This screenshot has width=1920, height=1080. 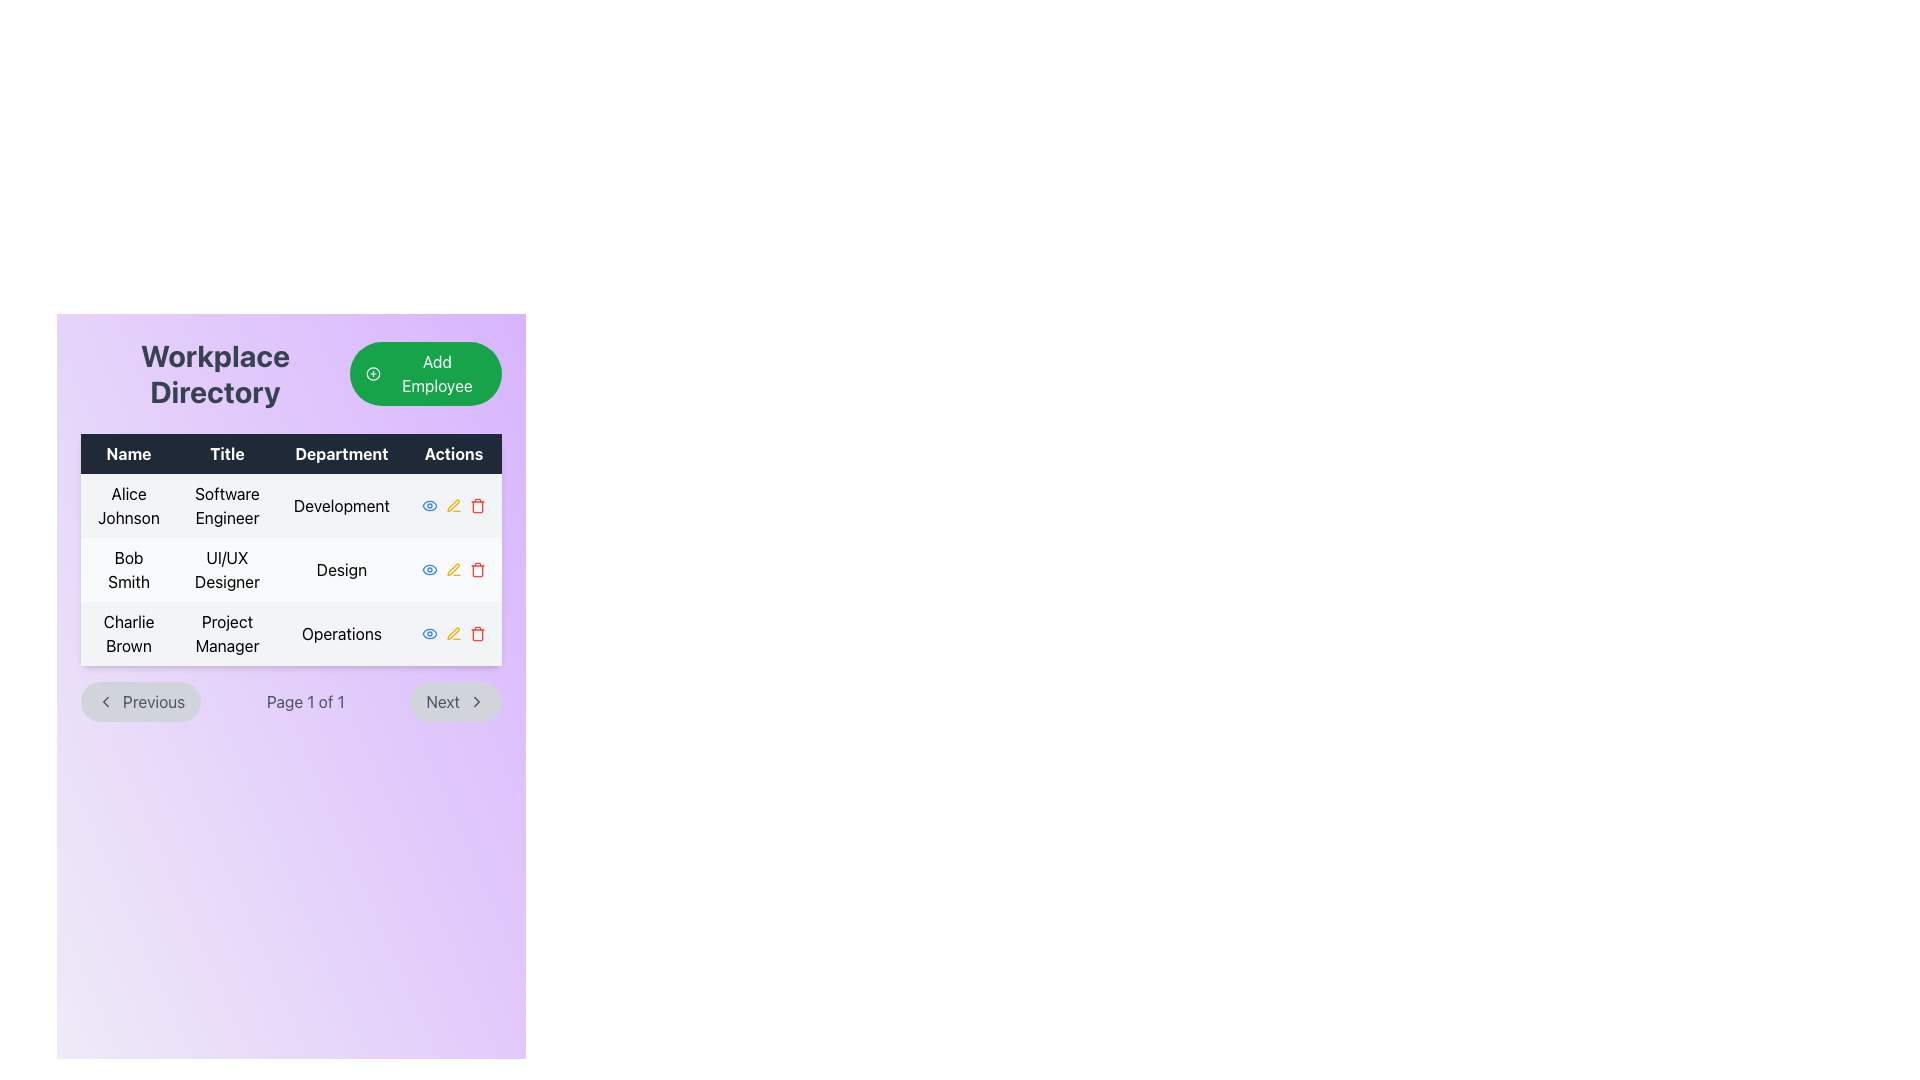 I want to click on the red trash bin icon located in the 'Actions' column of the second row corresponding to user 'Bob Smith', so click(x=476, y=504).